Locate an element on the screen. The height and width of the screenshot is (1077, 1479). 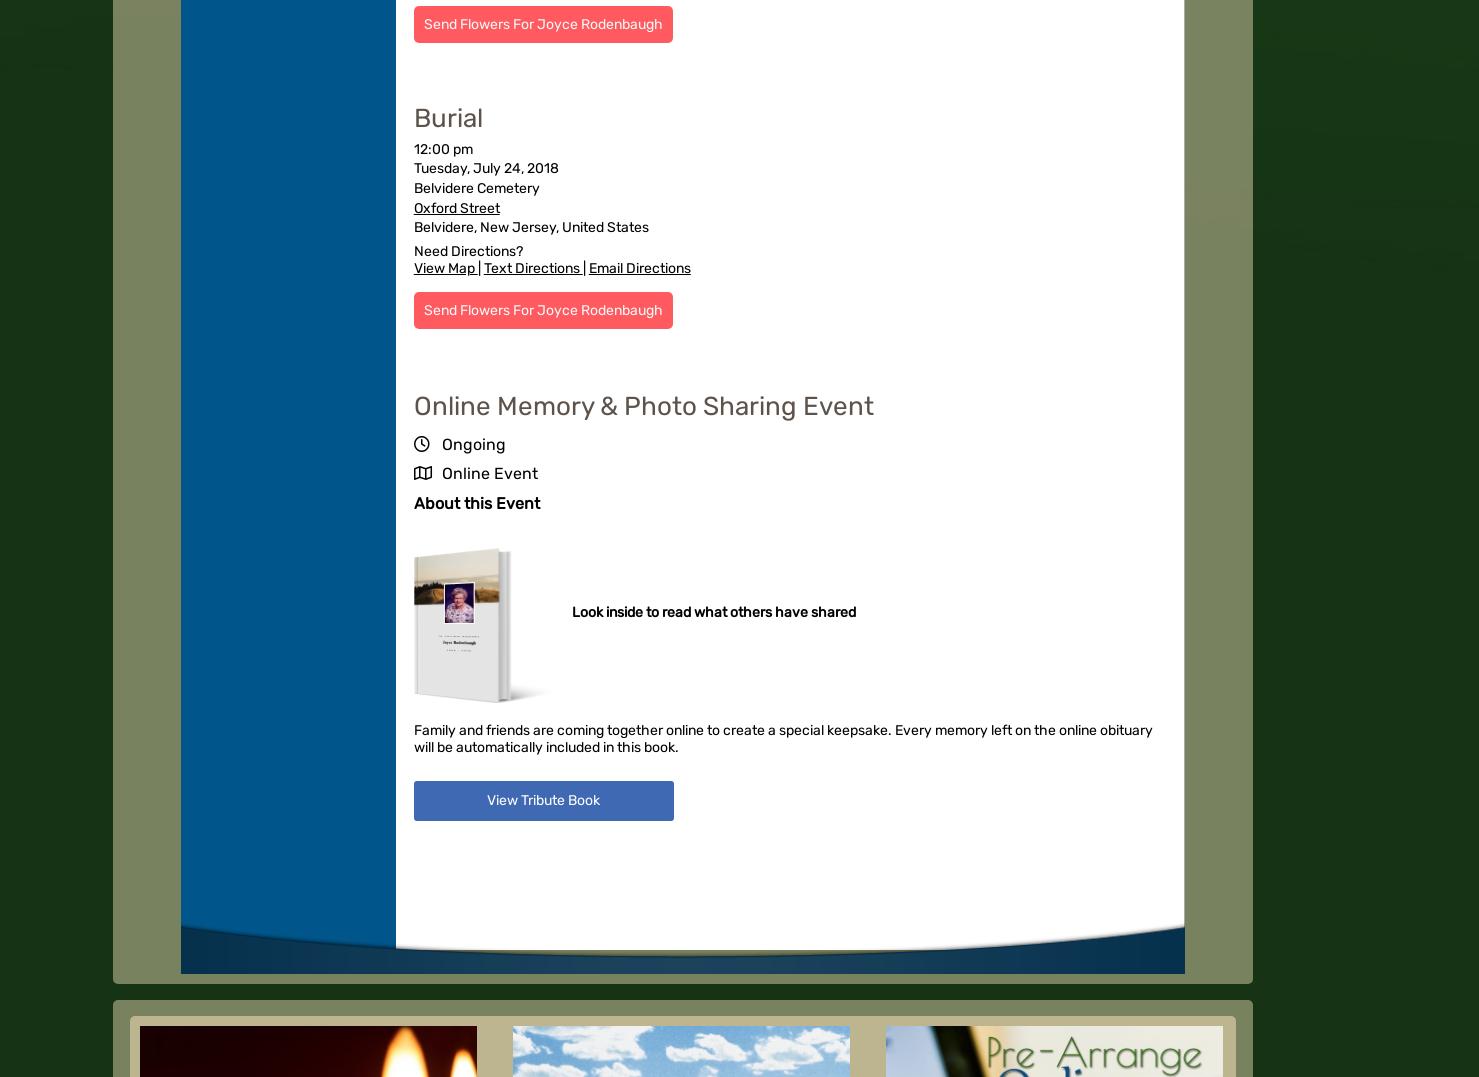
'View Map' is located at coordinates (444, 266).